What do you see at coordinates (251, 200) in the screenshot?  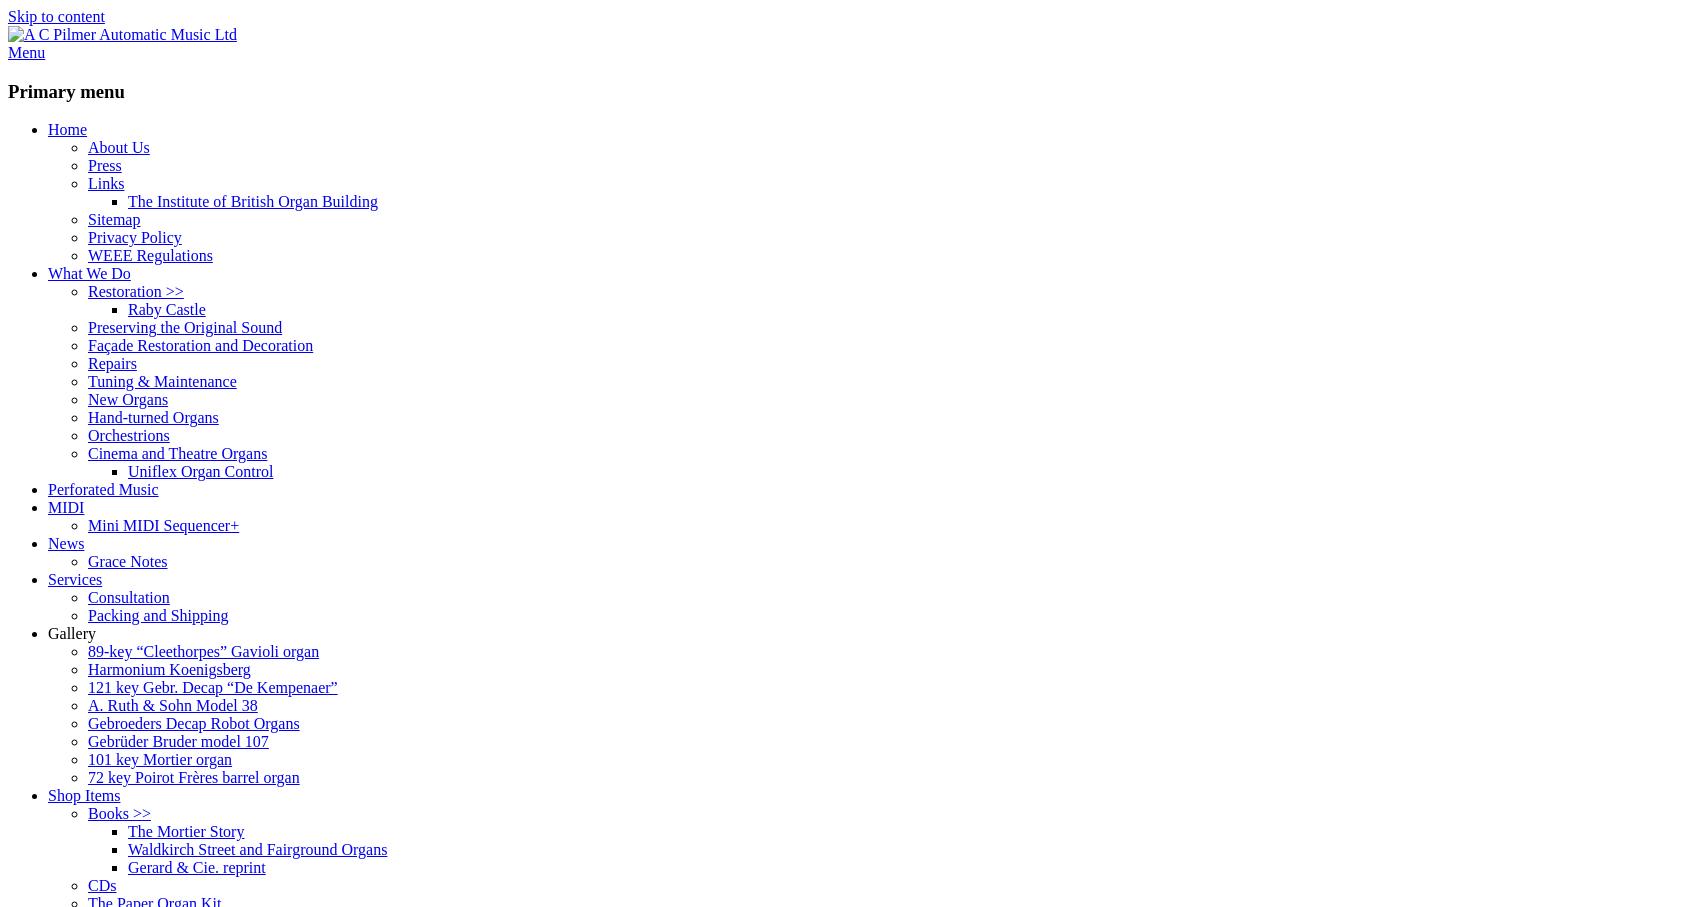 I see `'The Institute of British Organ Building'` at bounding box center [251, 200].